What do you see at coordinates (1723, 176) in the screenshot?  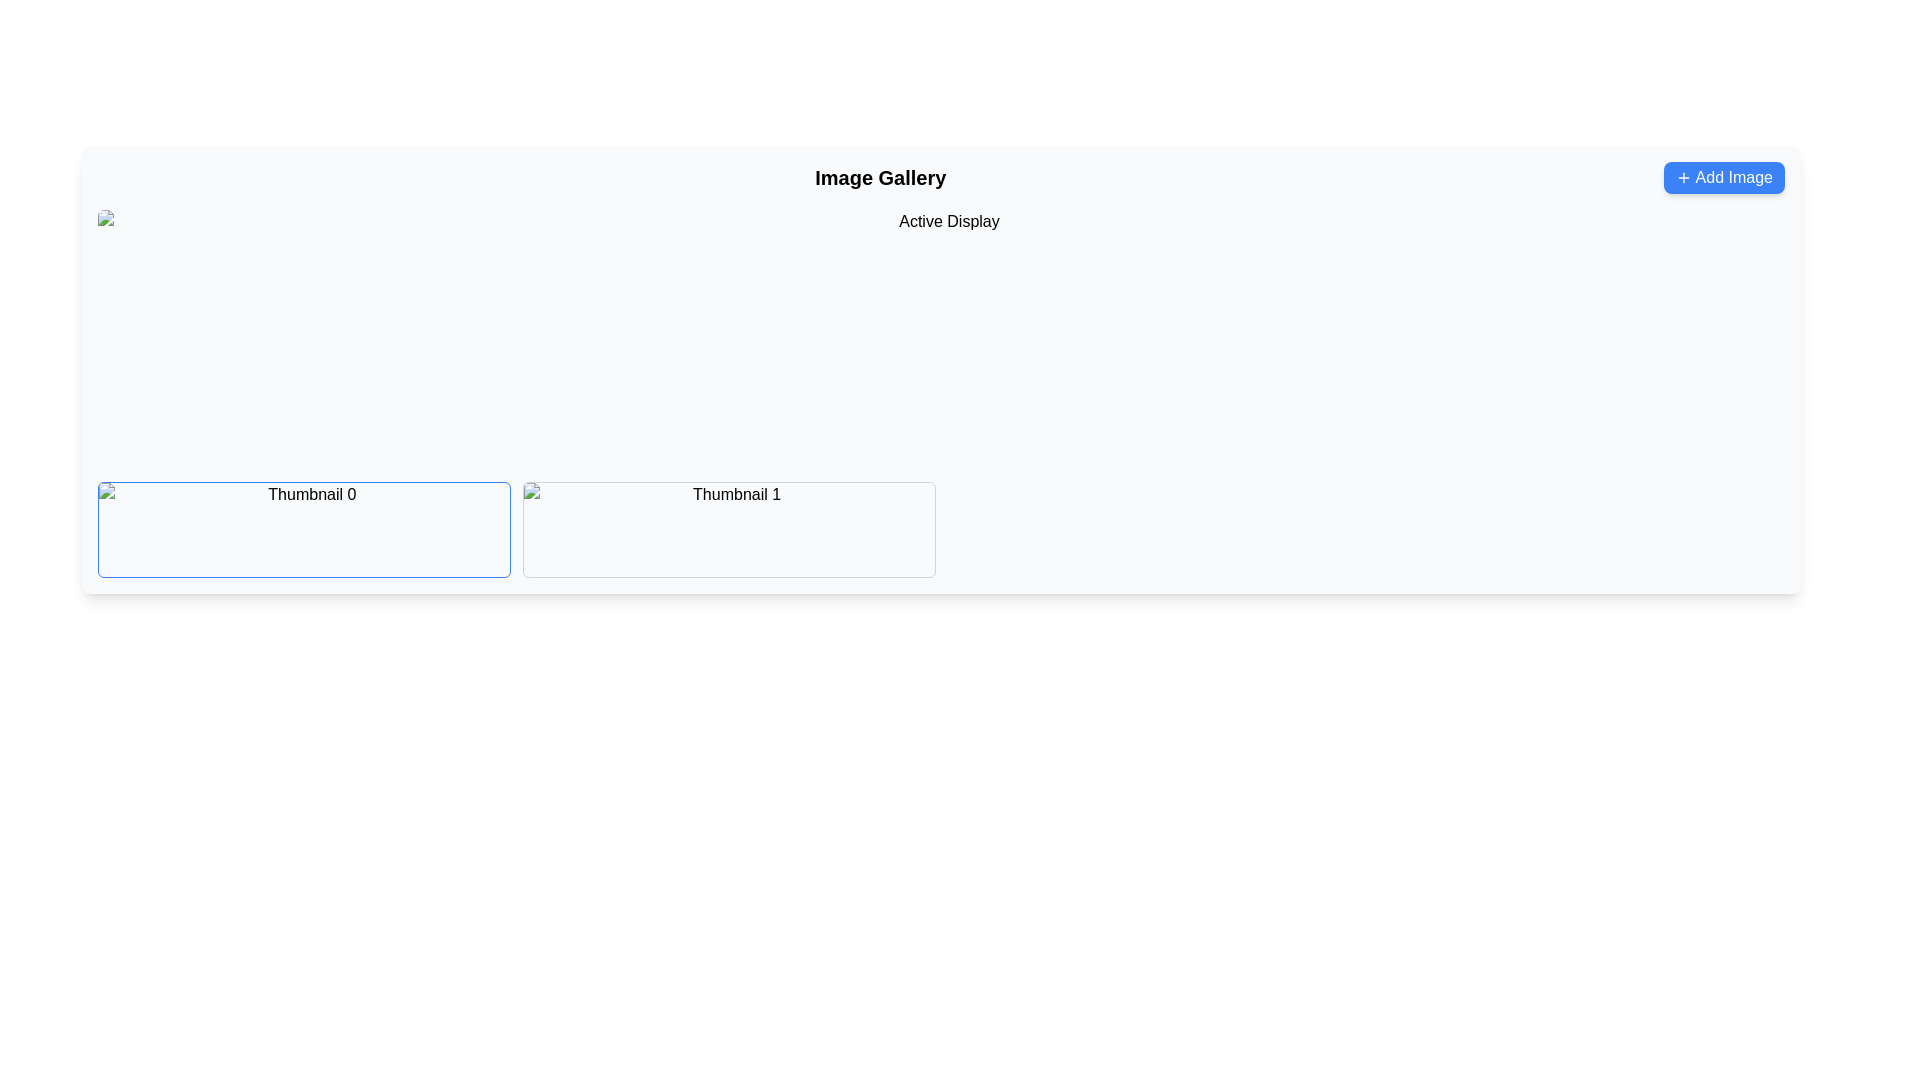 I see `the blue rectangular button labeled 'Add Image' with a plus icon` at bounding box center [1723, 176].